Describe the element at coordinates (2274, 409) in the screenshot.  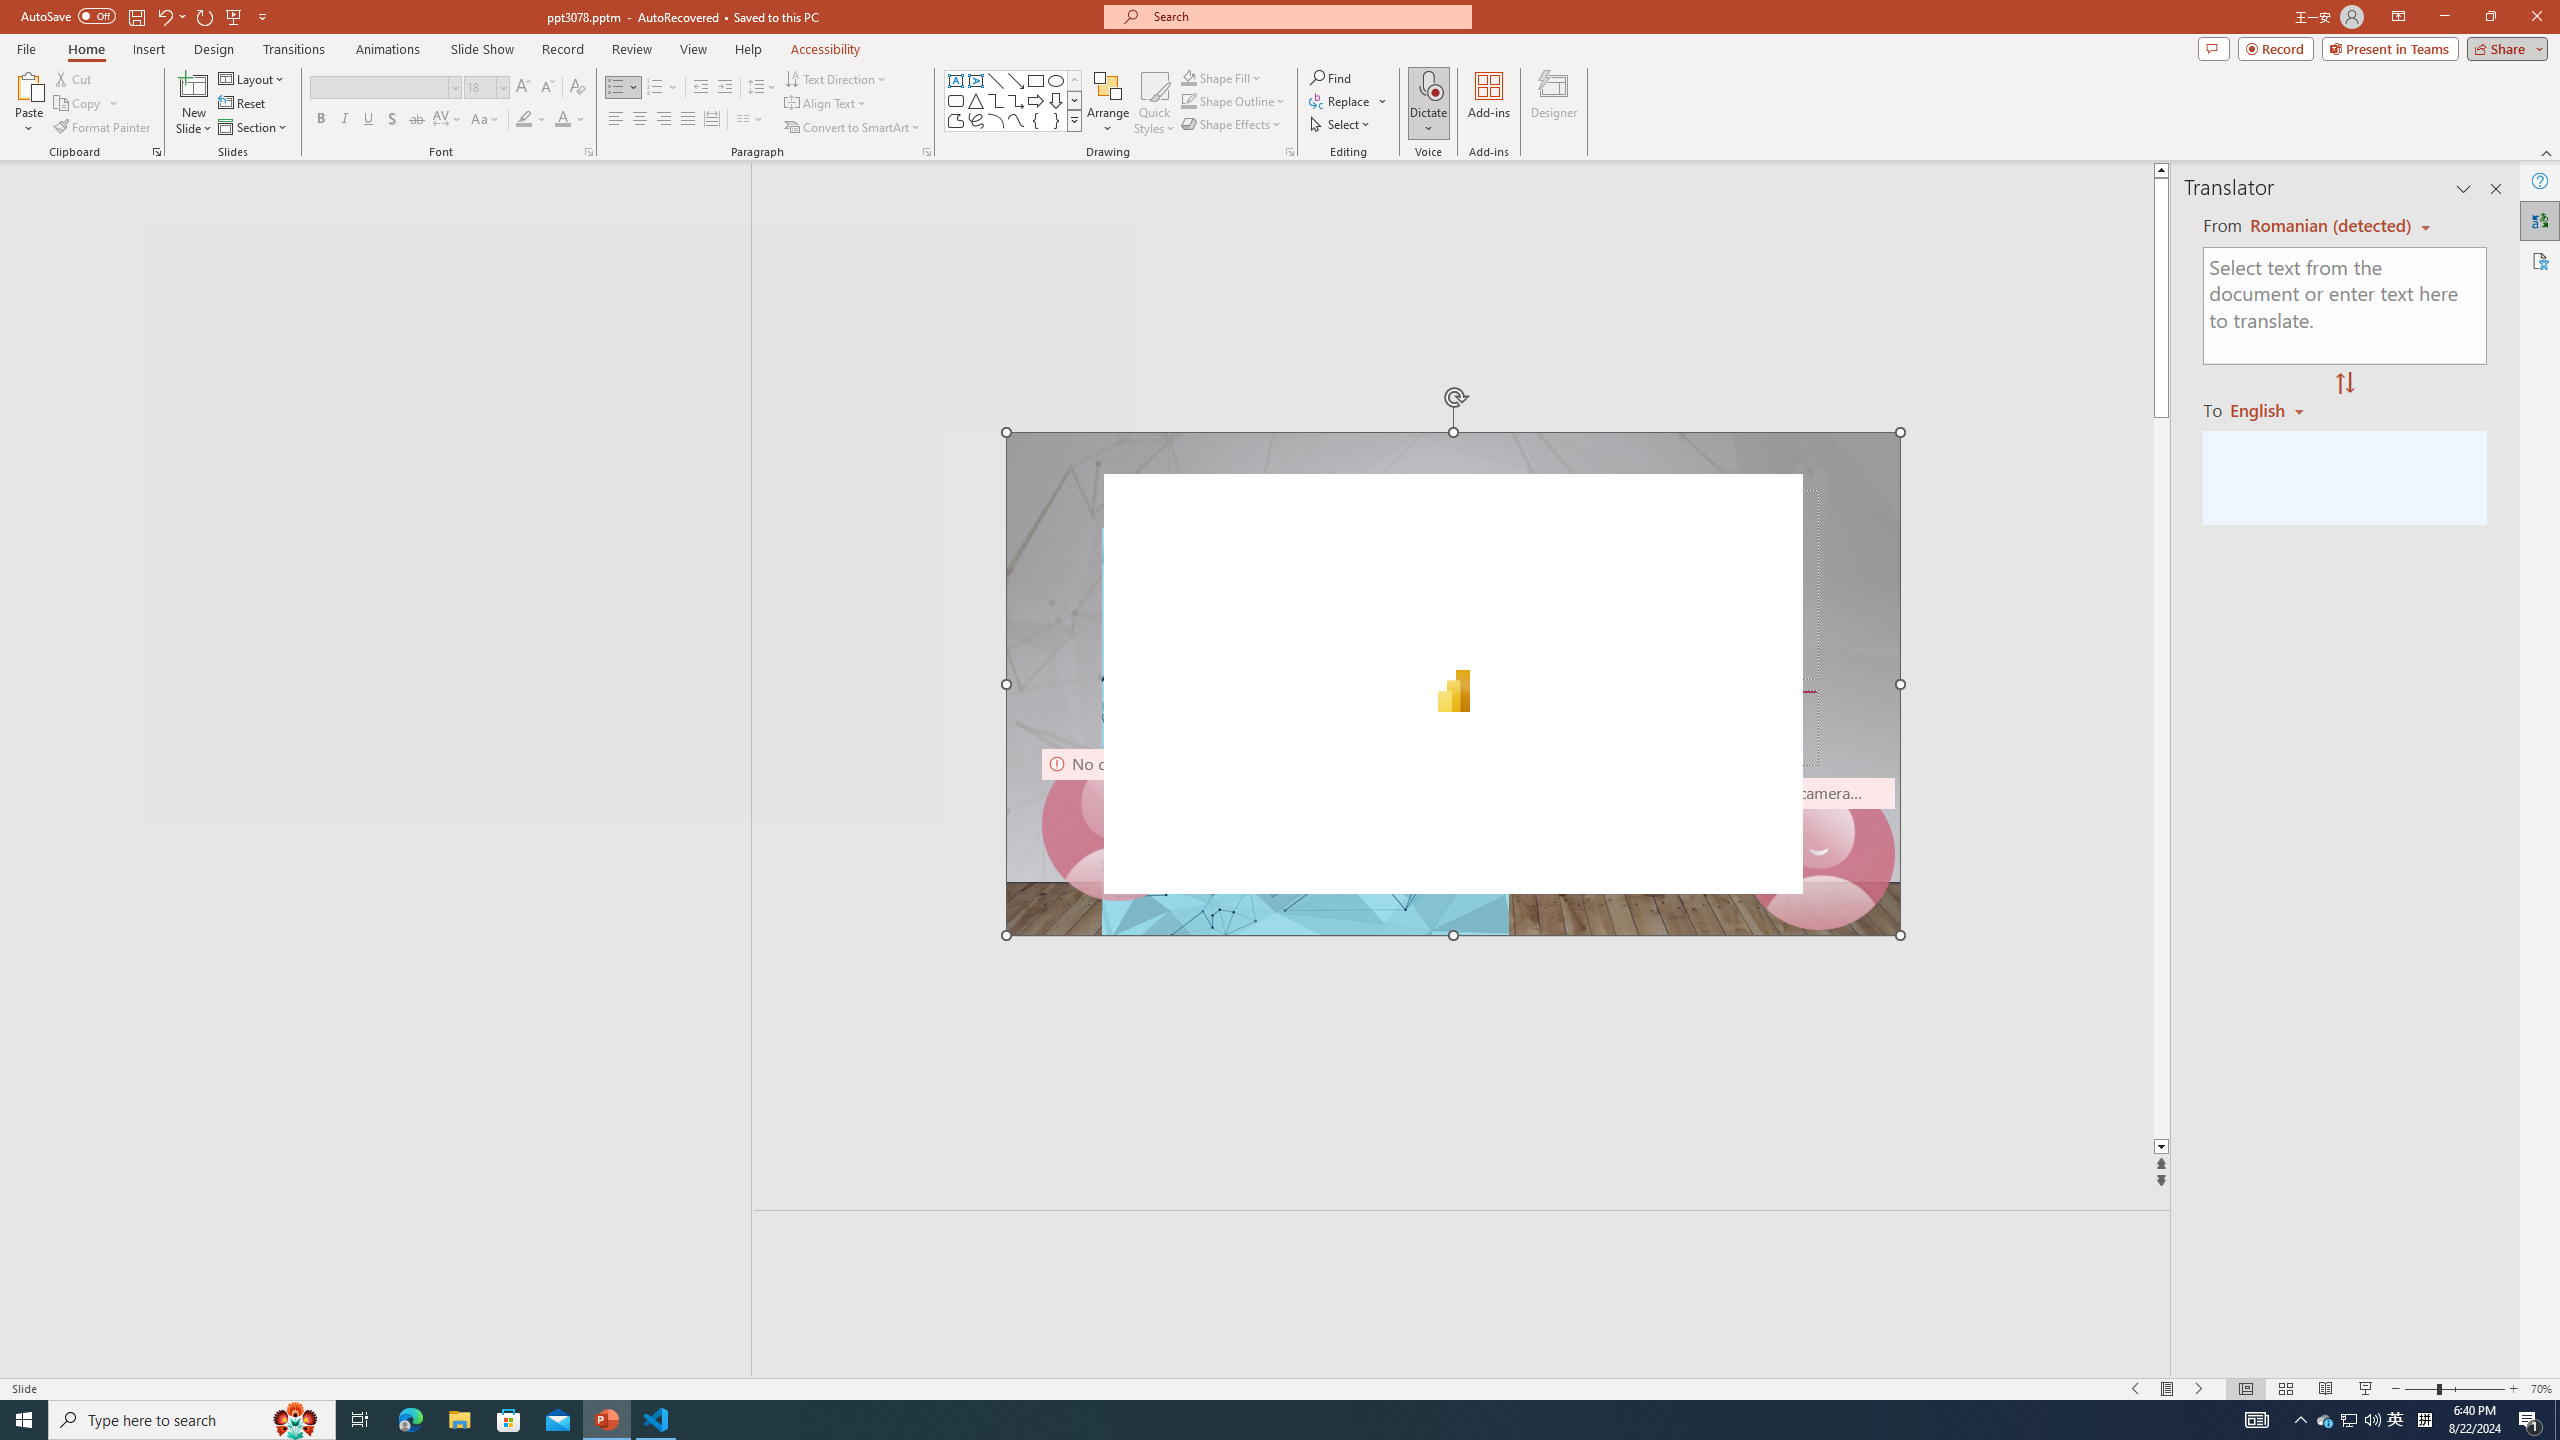
I see `'Romanian'` at that location.